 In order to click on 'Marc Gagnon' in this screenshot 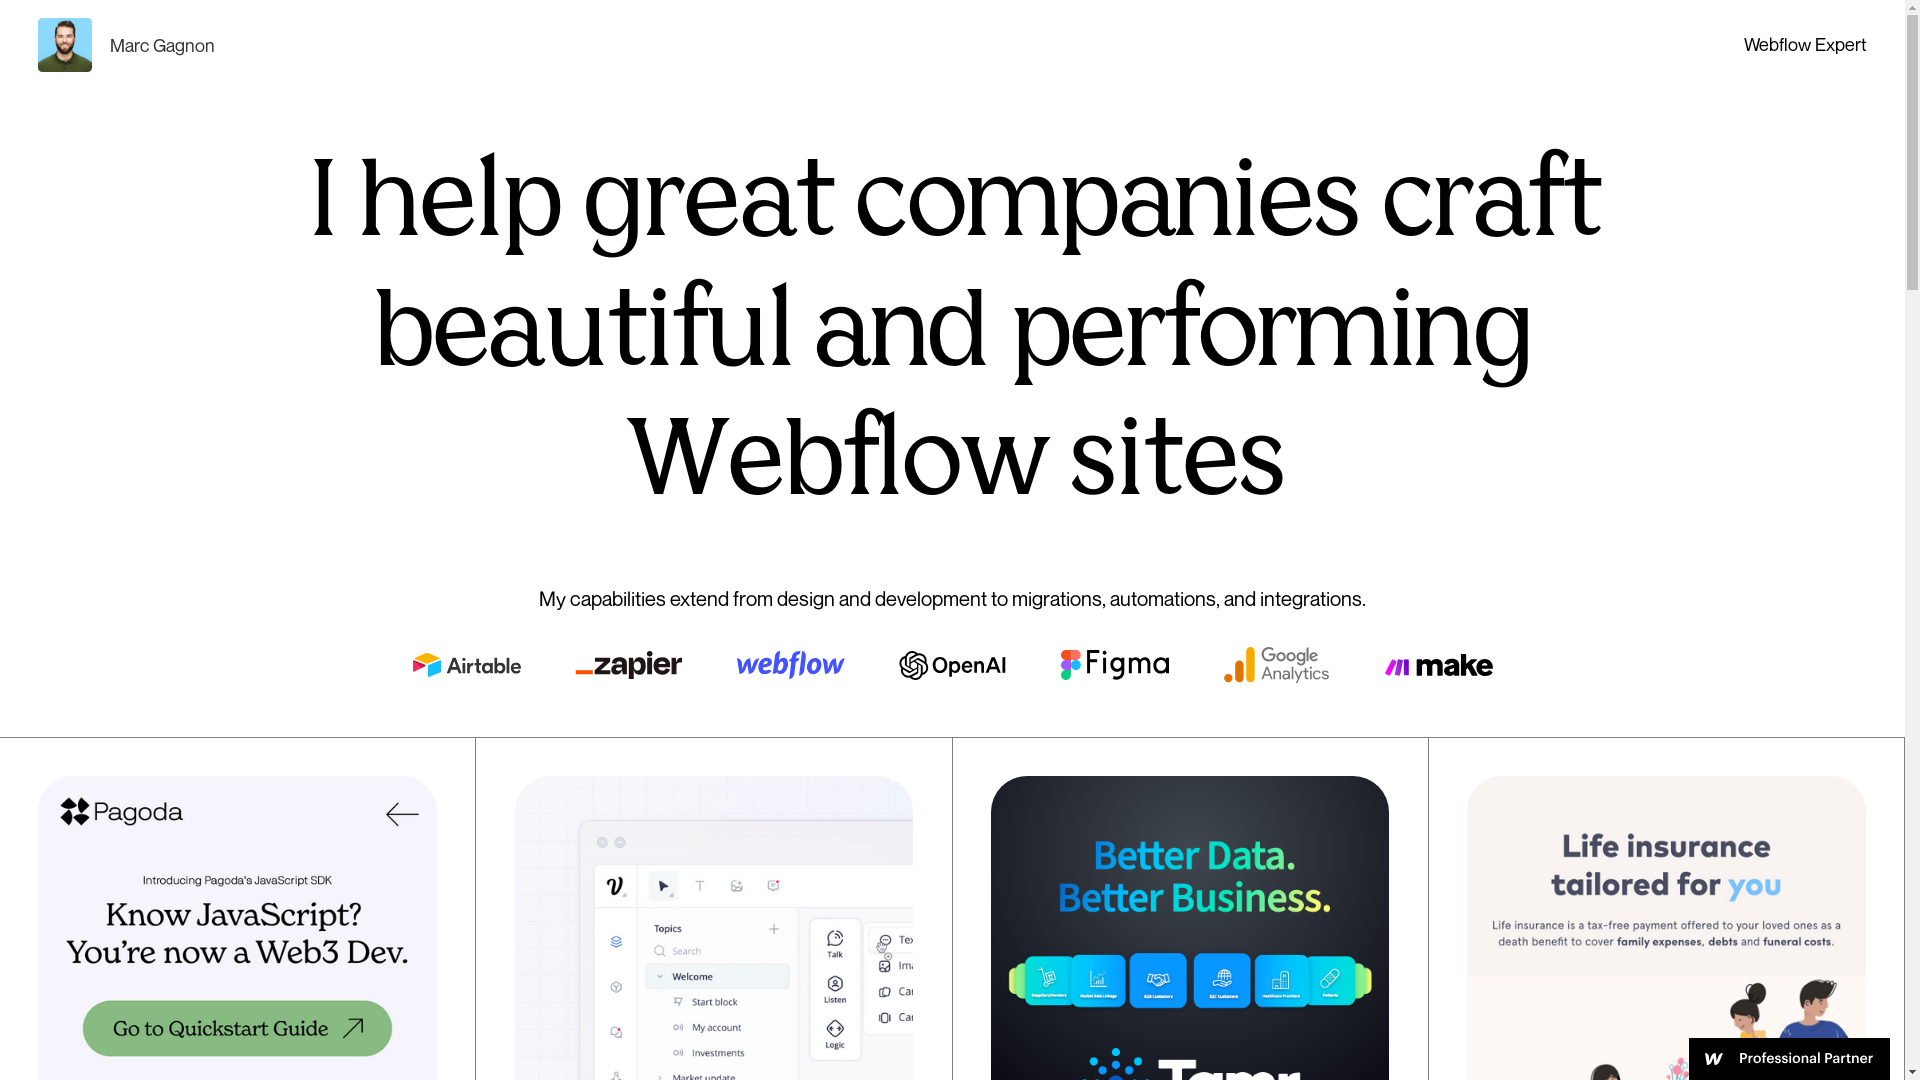, I will do `click(125, 45)`.